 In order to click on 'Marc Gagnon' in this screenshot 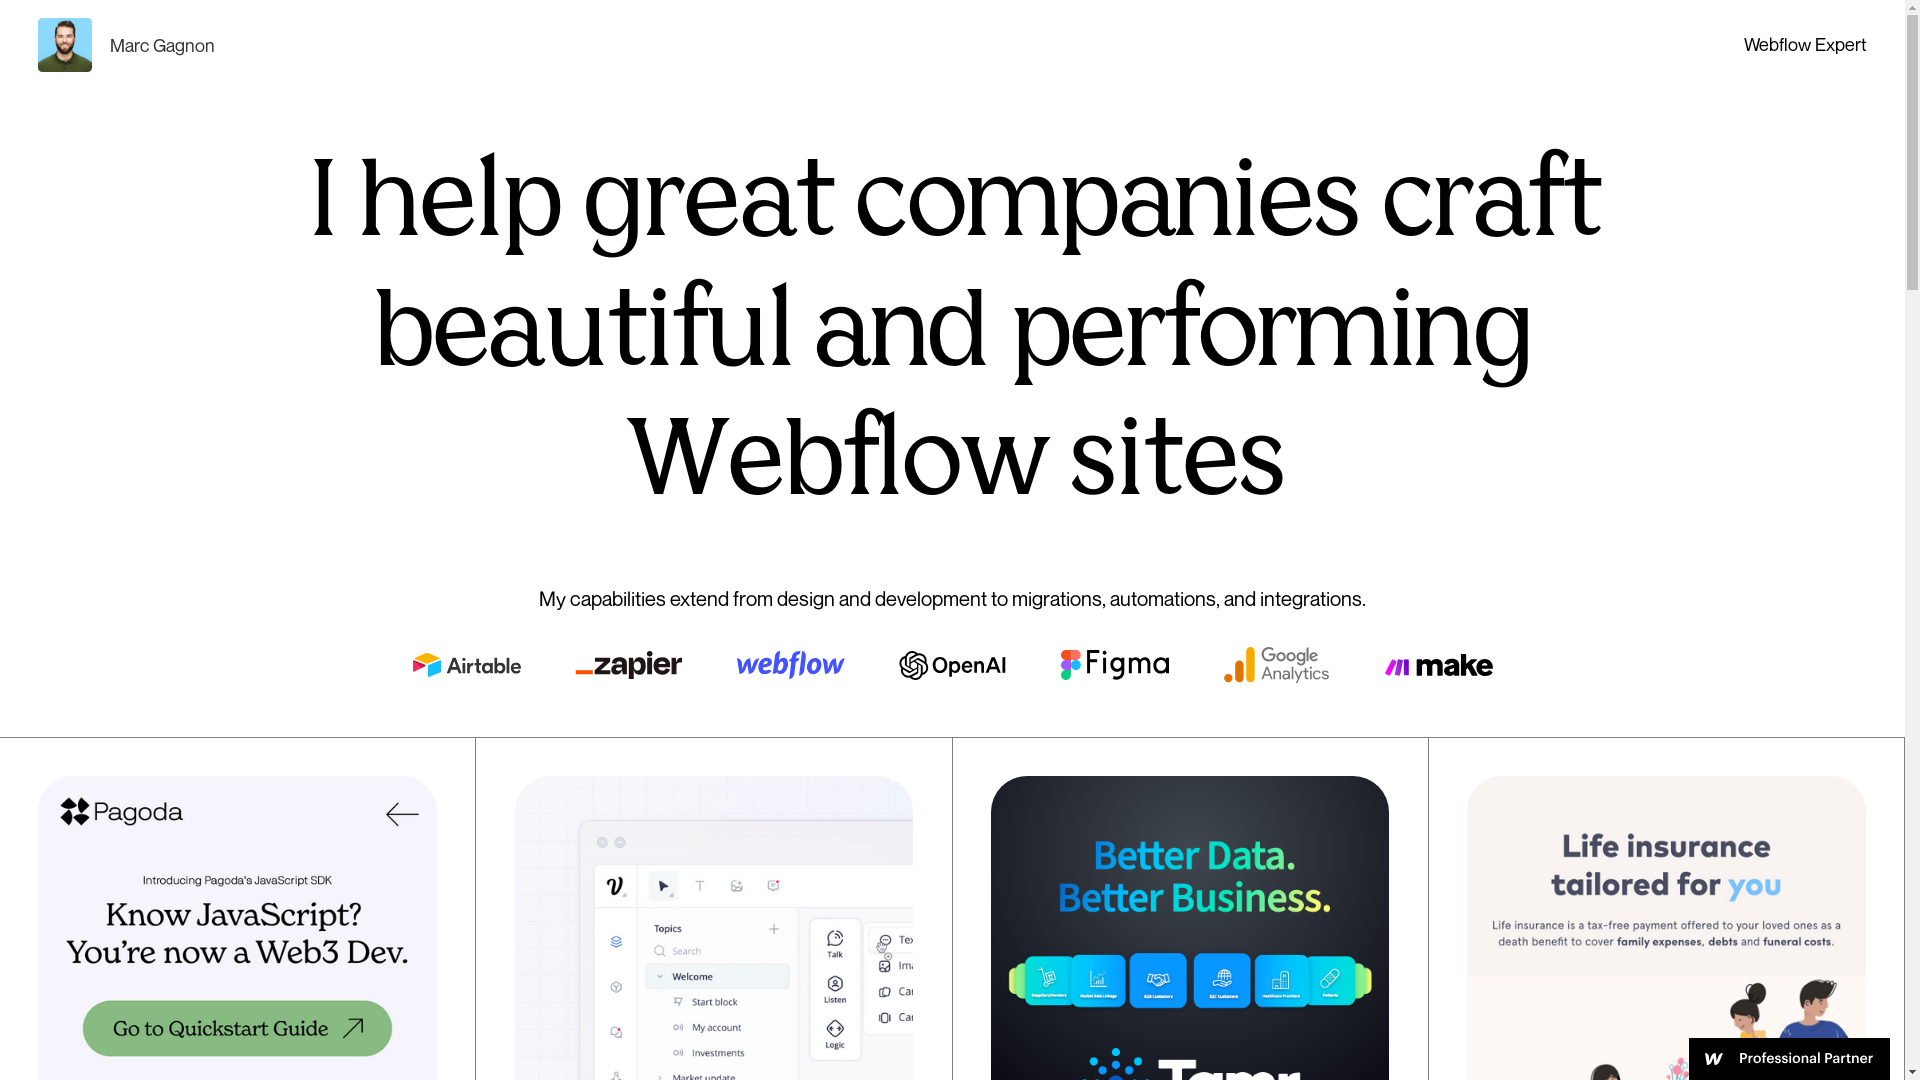, I will do `click(125, 45)`.